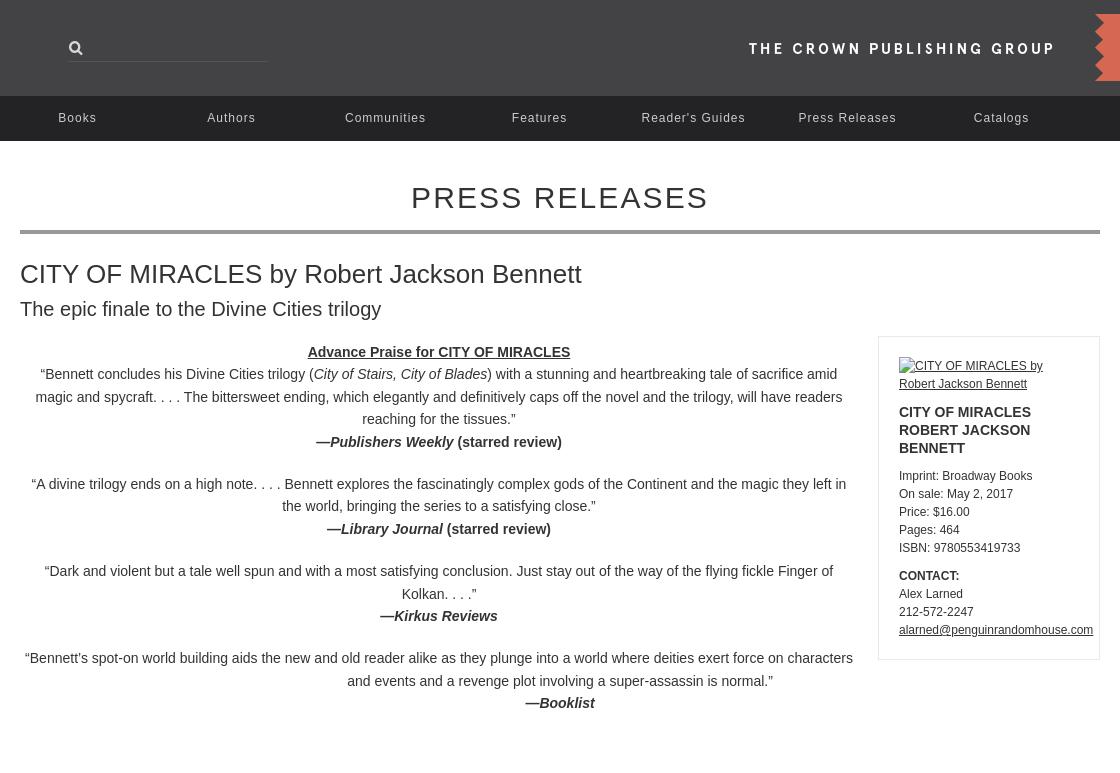  I want to click on 'Catalogs', so click(1001, 117).